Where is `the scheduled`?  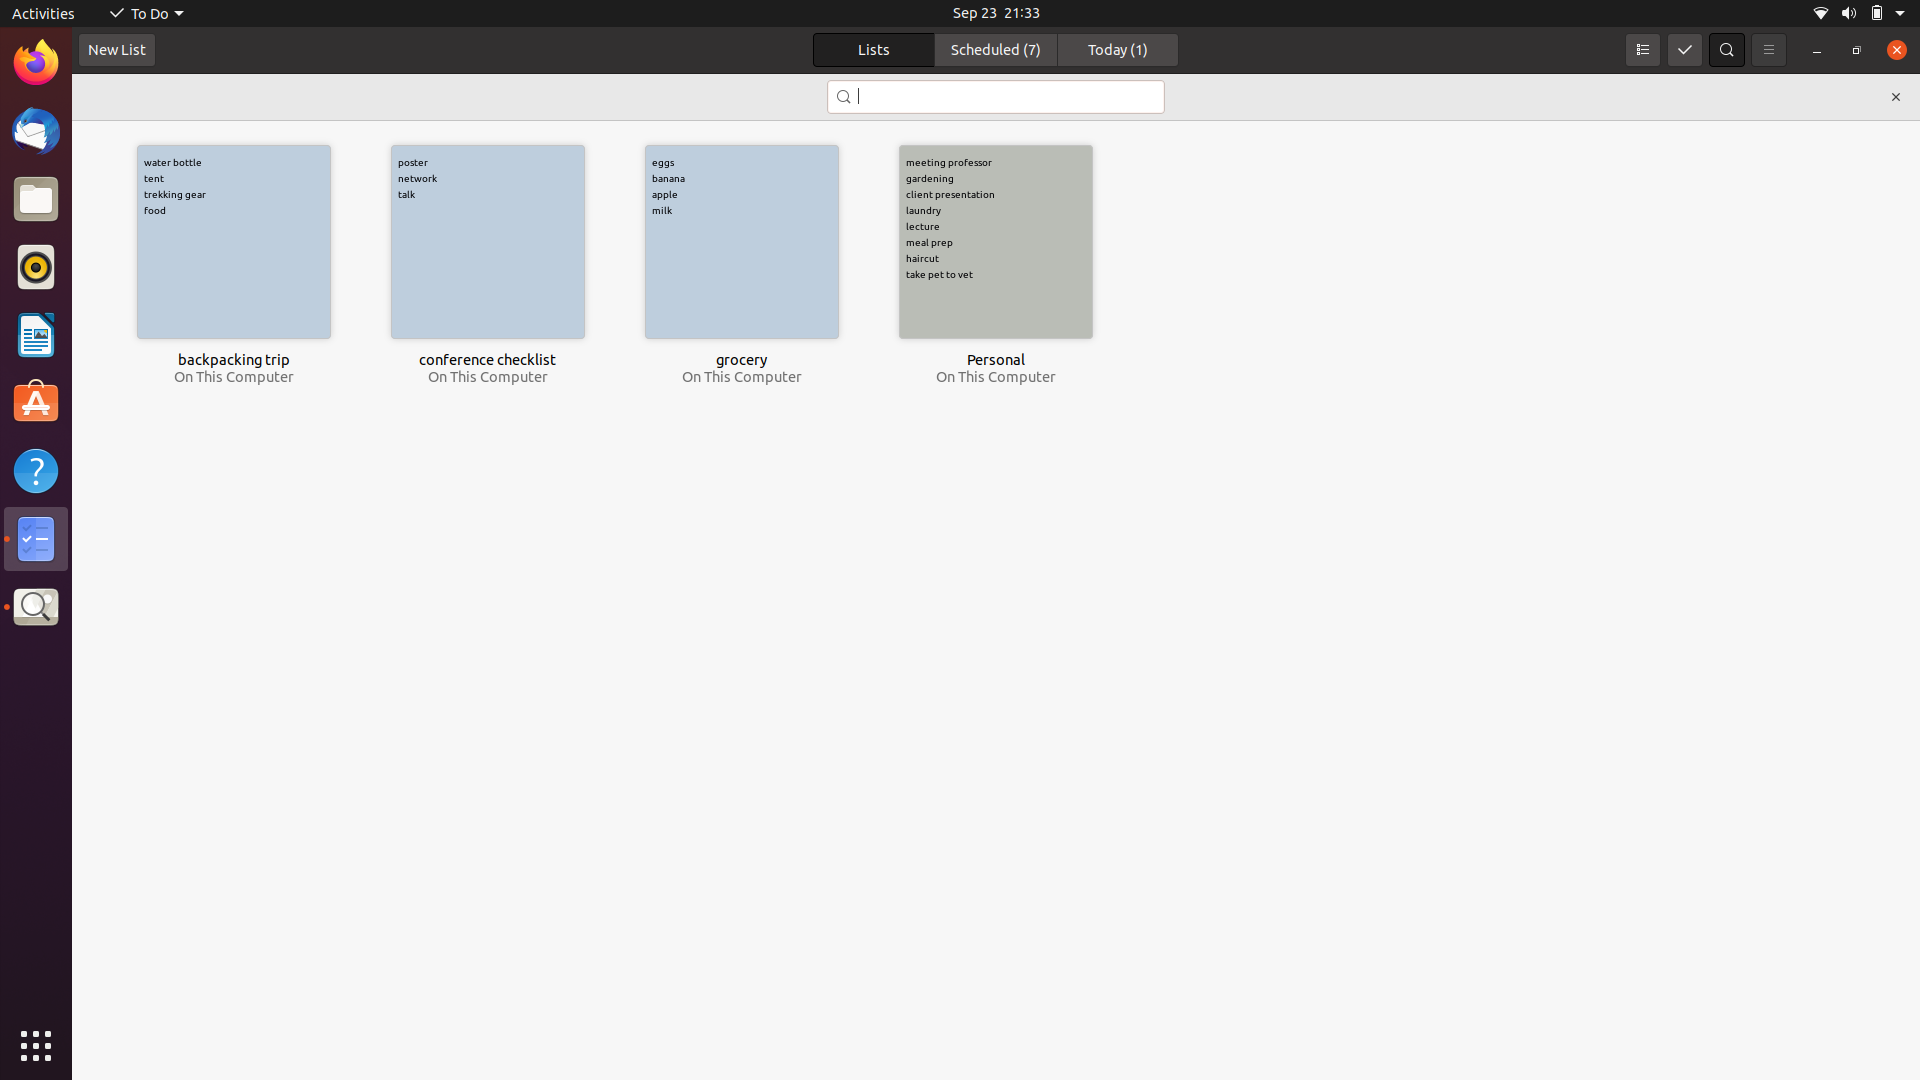
the scheduled is located at coordinates (996, 49).